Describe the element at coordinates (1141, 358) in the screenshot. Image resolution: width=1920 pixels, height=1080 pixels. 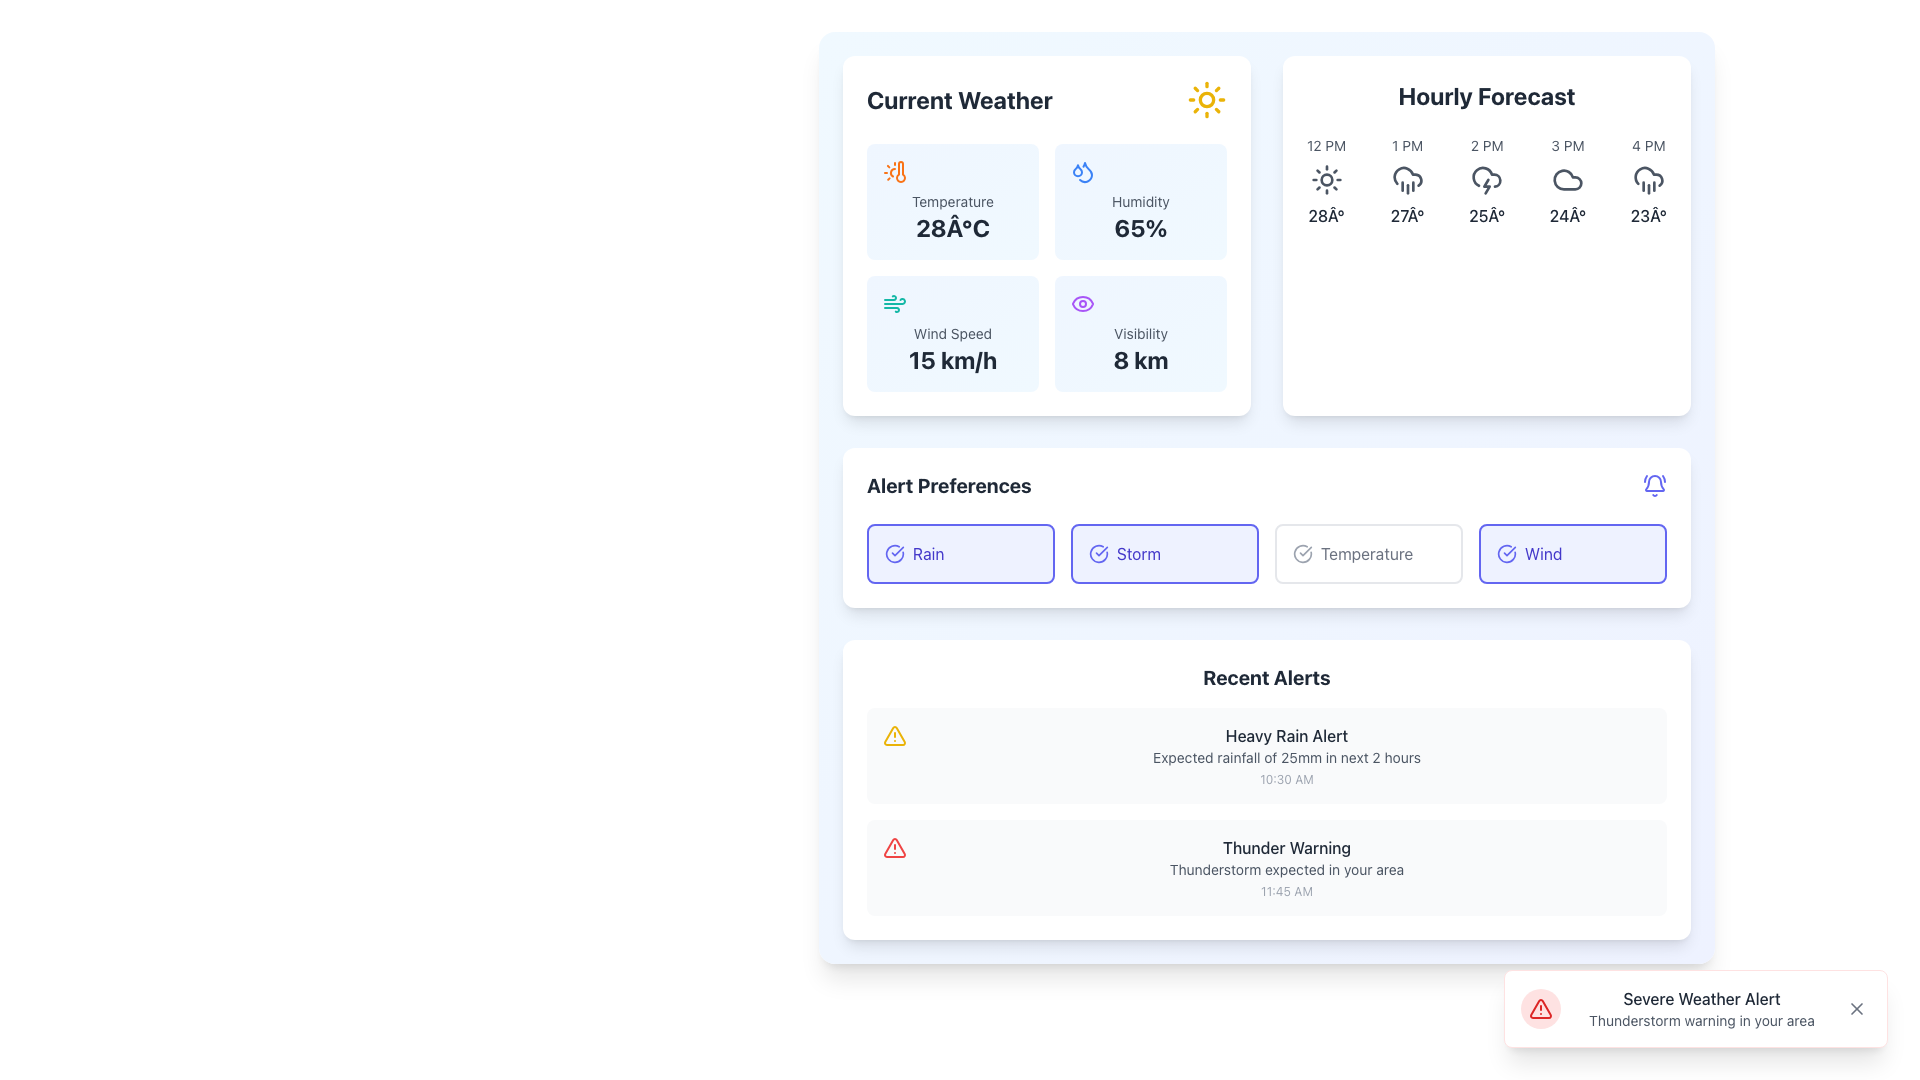
I see `the Text Display that shows the current visibility measurement in kilometers, located beneath the 'Visibility' label in the 'Current Weather' section` at that location.